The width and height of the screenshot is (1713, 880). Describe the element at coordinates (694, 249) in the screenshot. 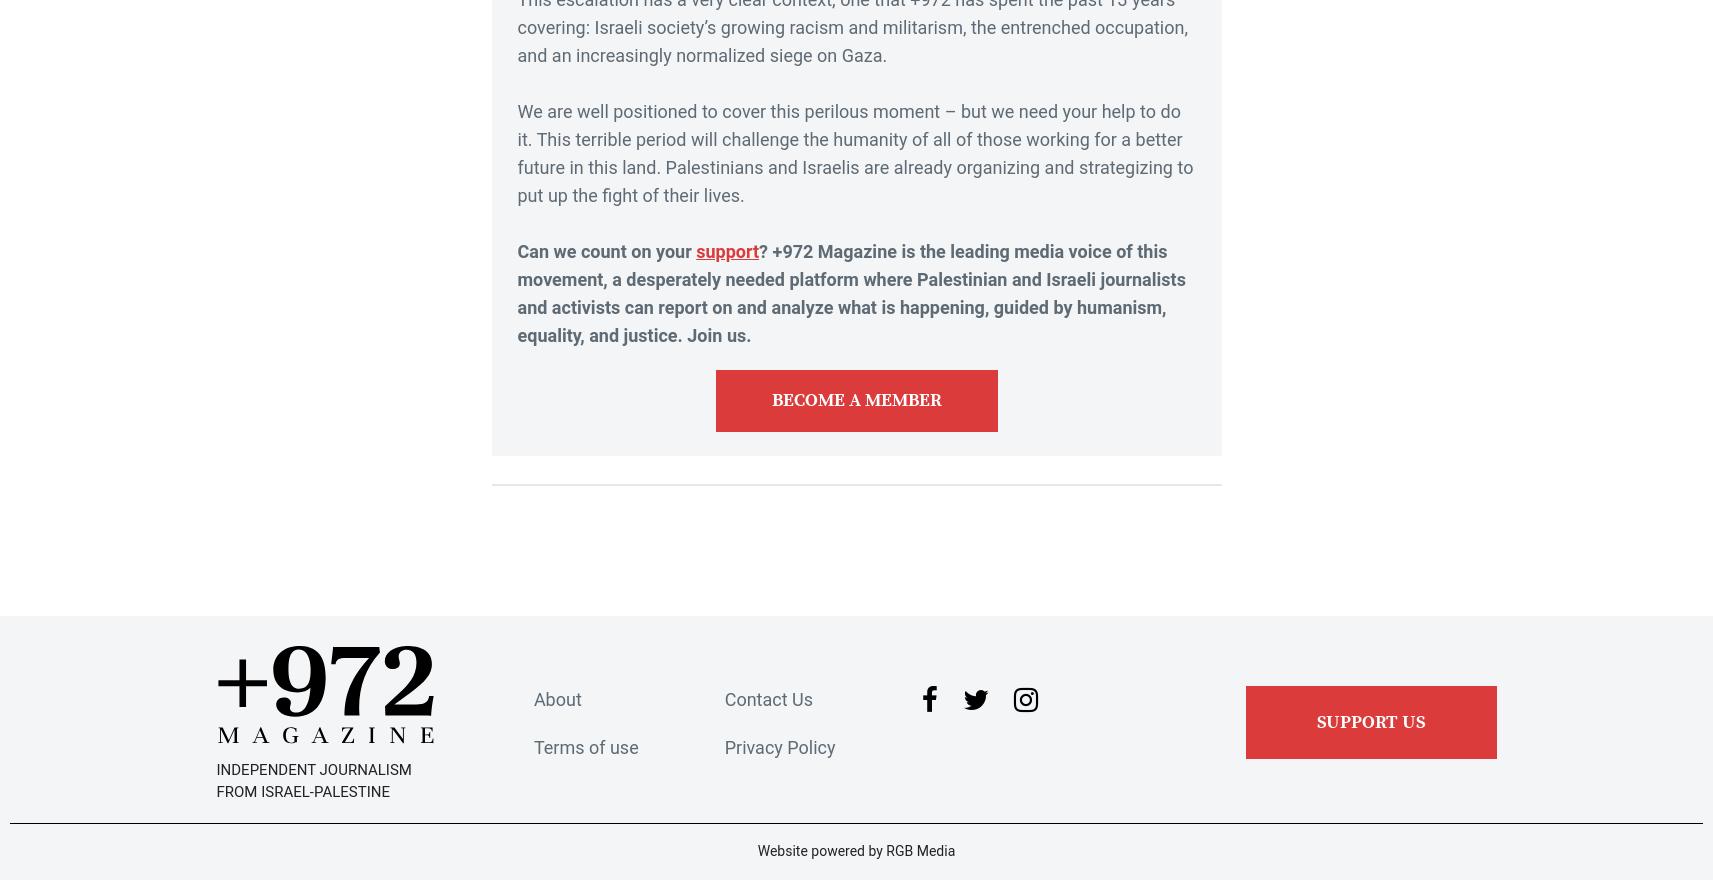

I see `'support'` at that location.